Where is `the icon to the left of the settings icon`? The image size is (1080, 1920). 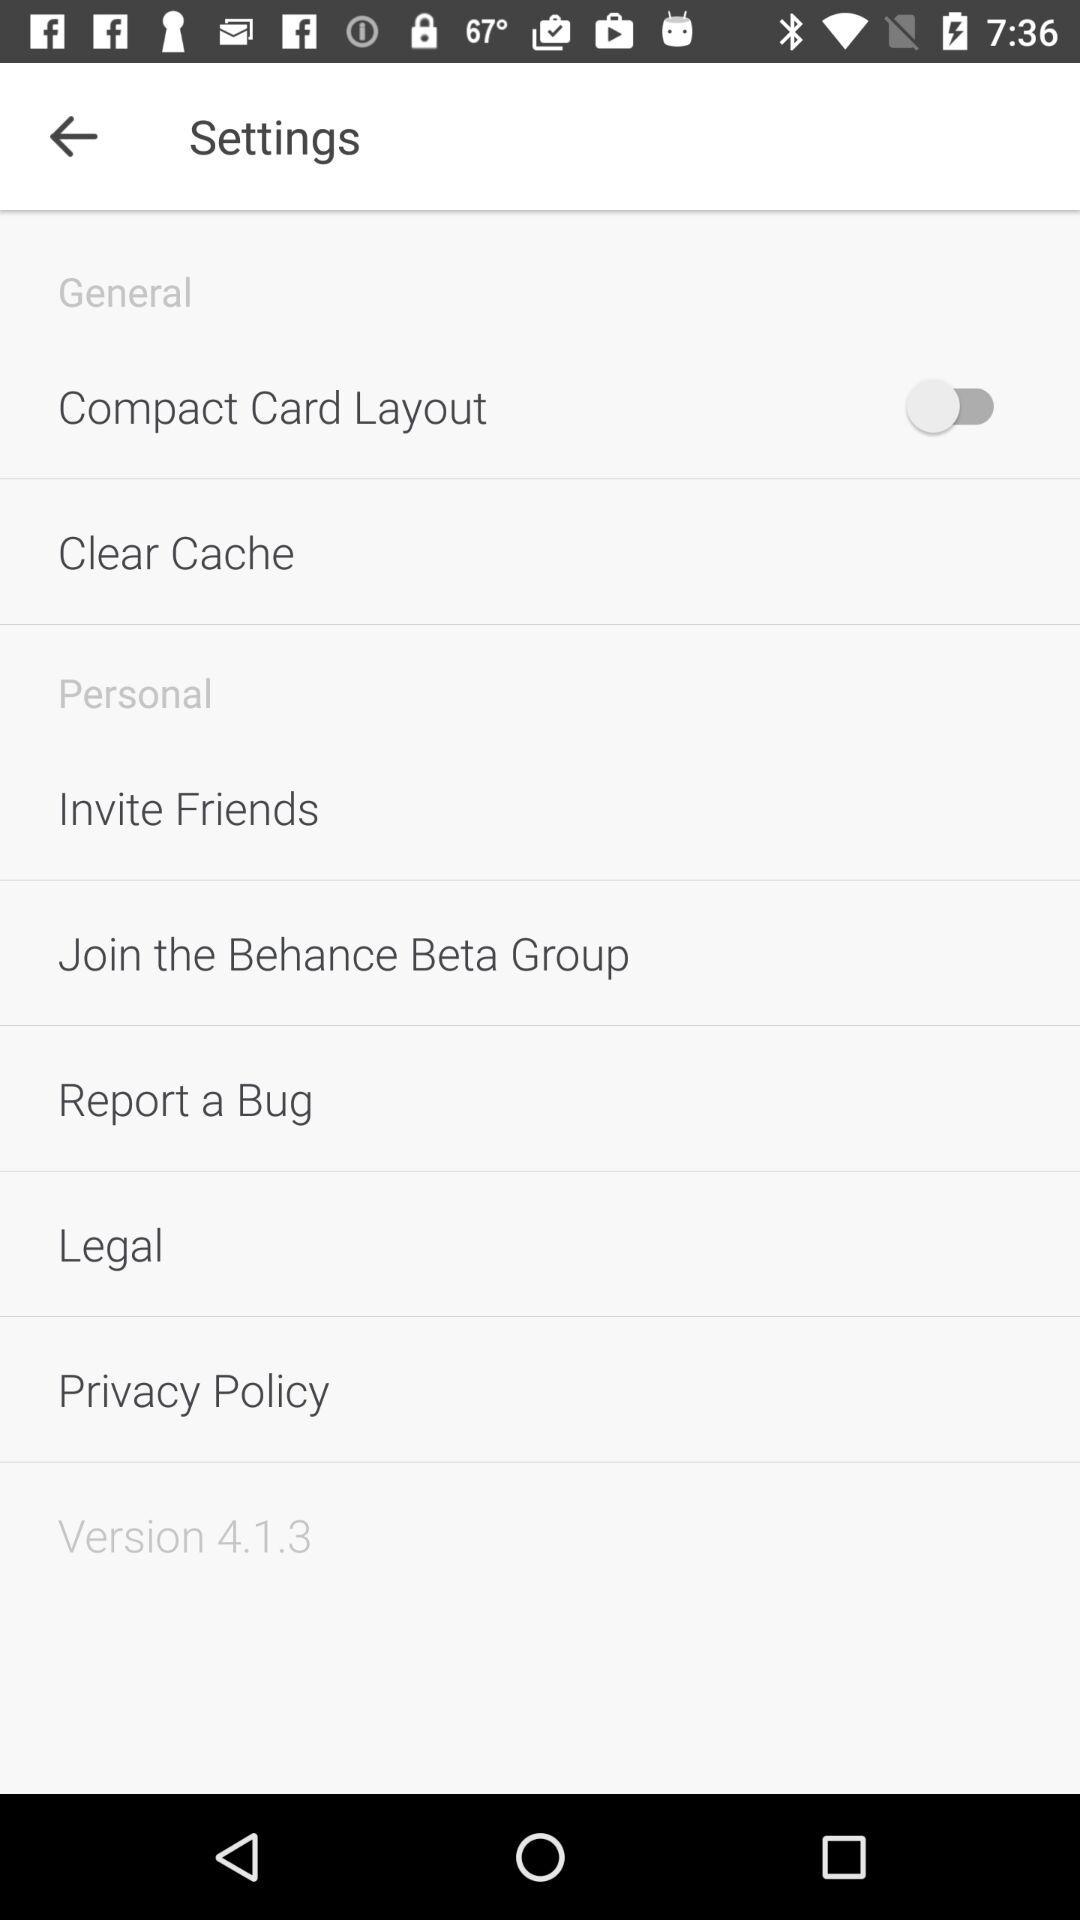 the icon to the left of the settings icon is located at coordinates (72, 135).